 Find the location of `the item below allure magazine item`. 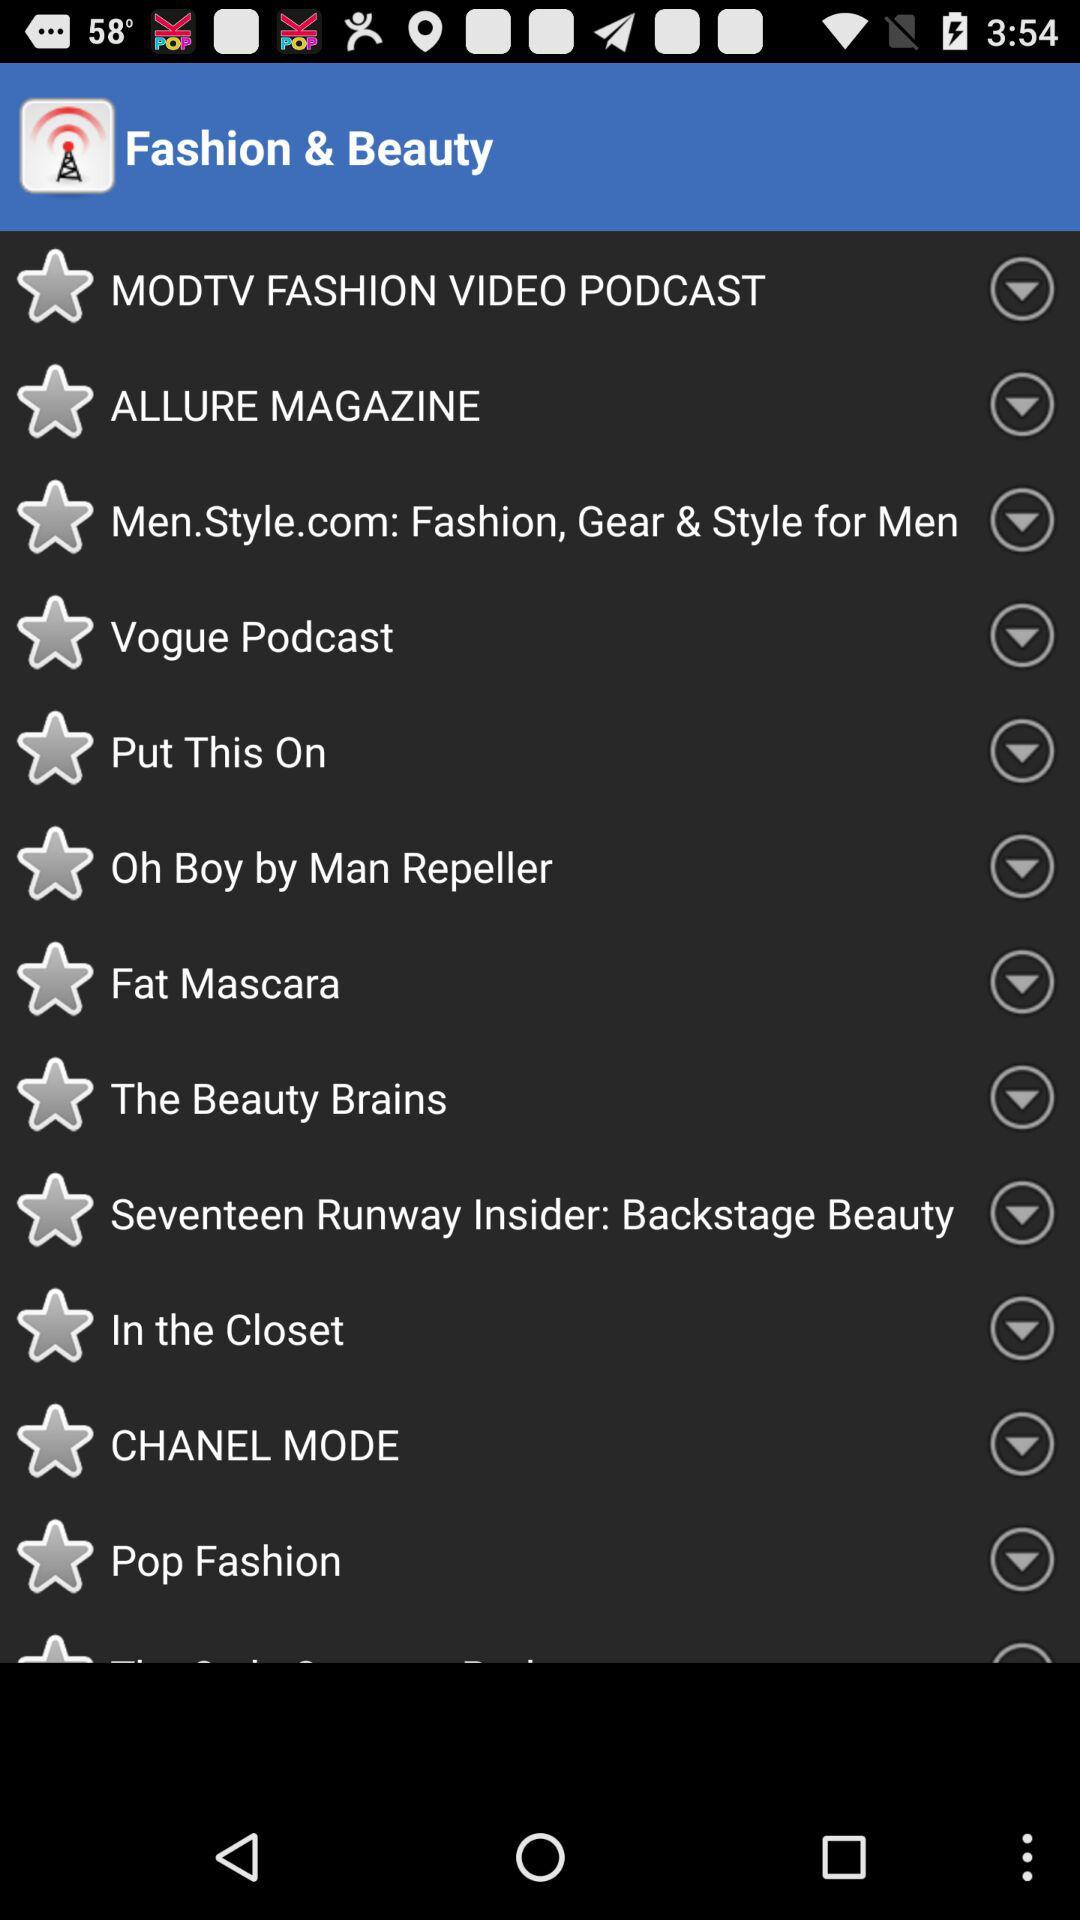

the item below allure magazine item is located at coordinates (536, 519).